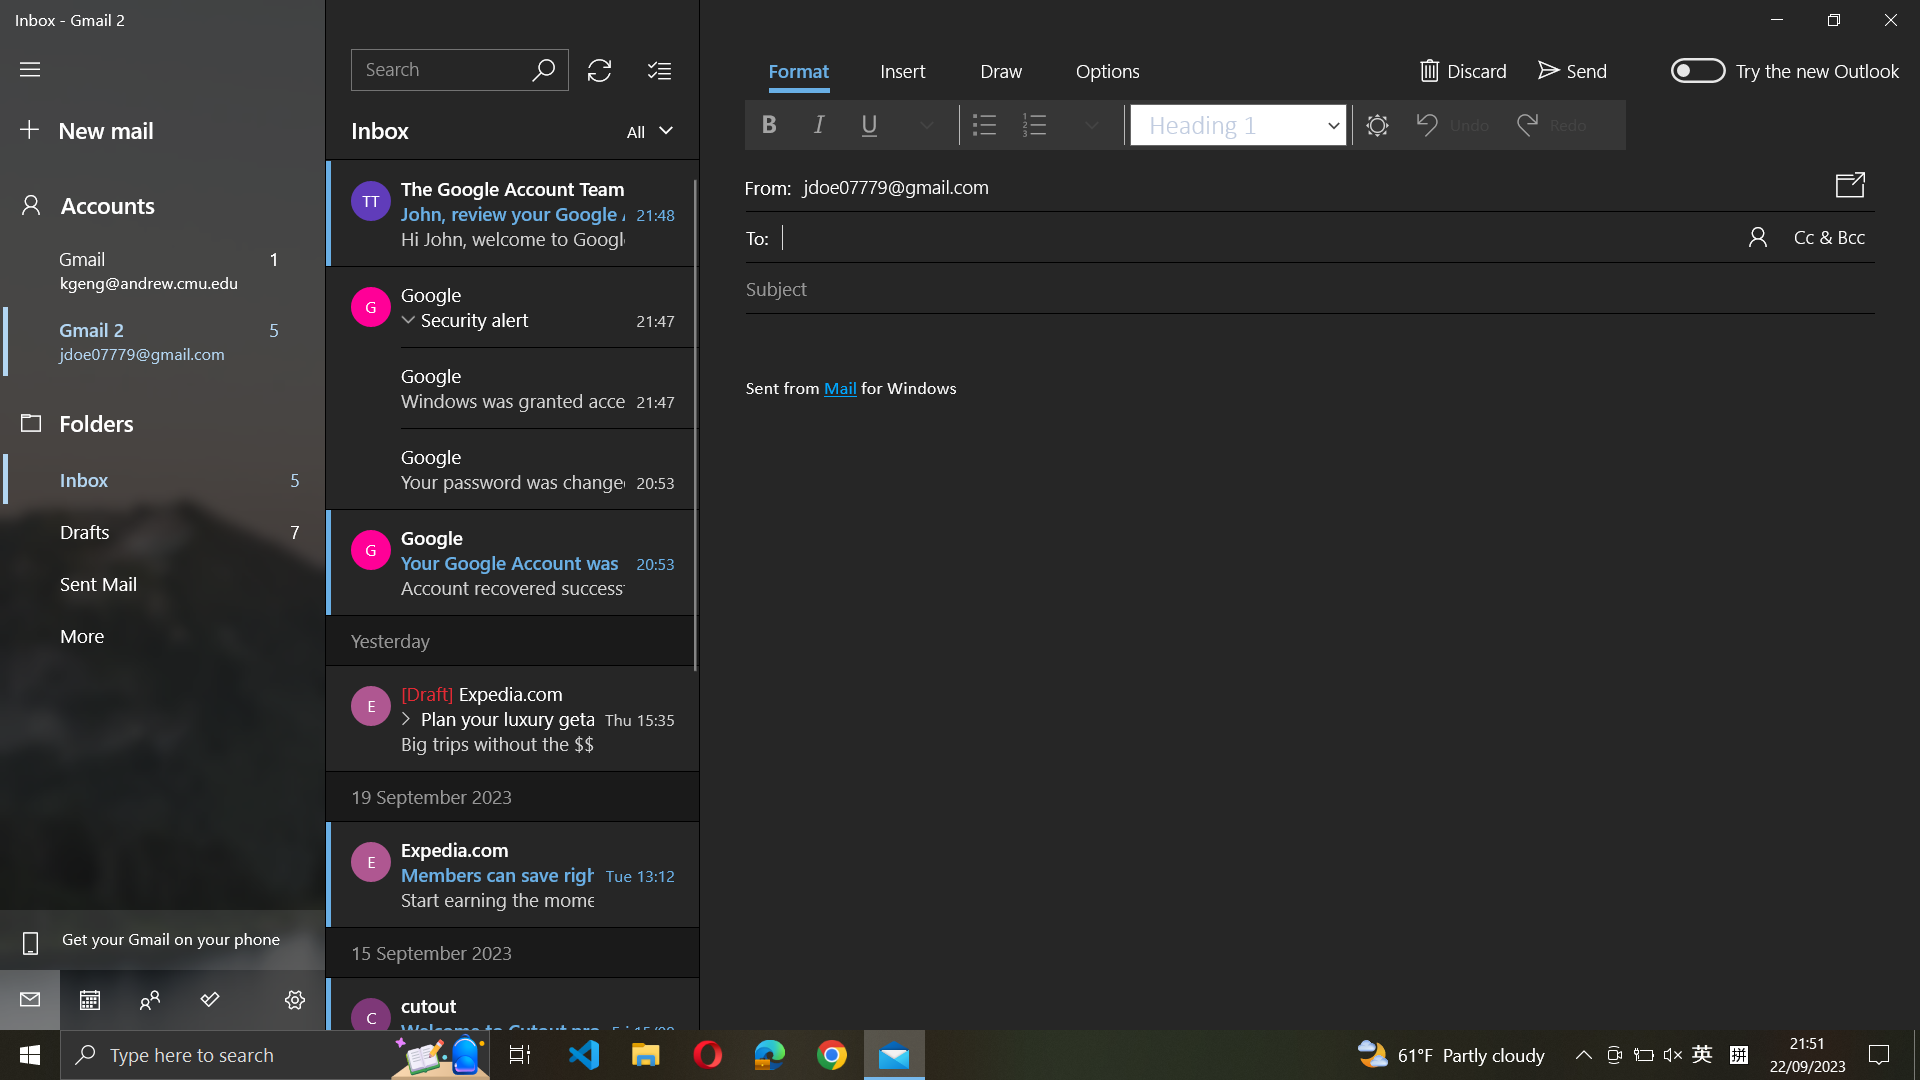 The height and width of the screenshot is (1080, 1920). Describe the element at coordinates (165, 131) in the screenshot. I see `Compose a new mail` at that location.